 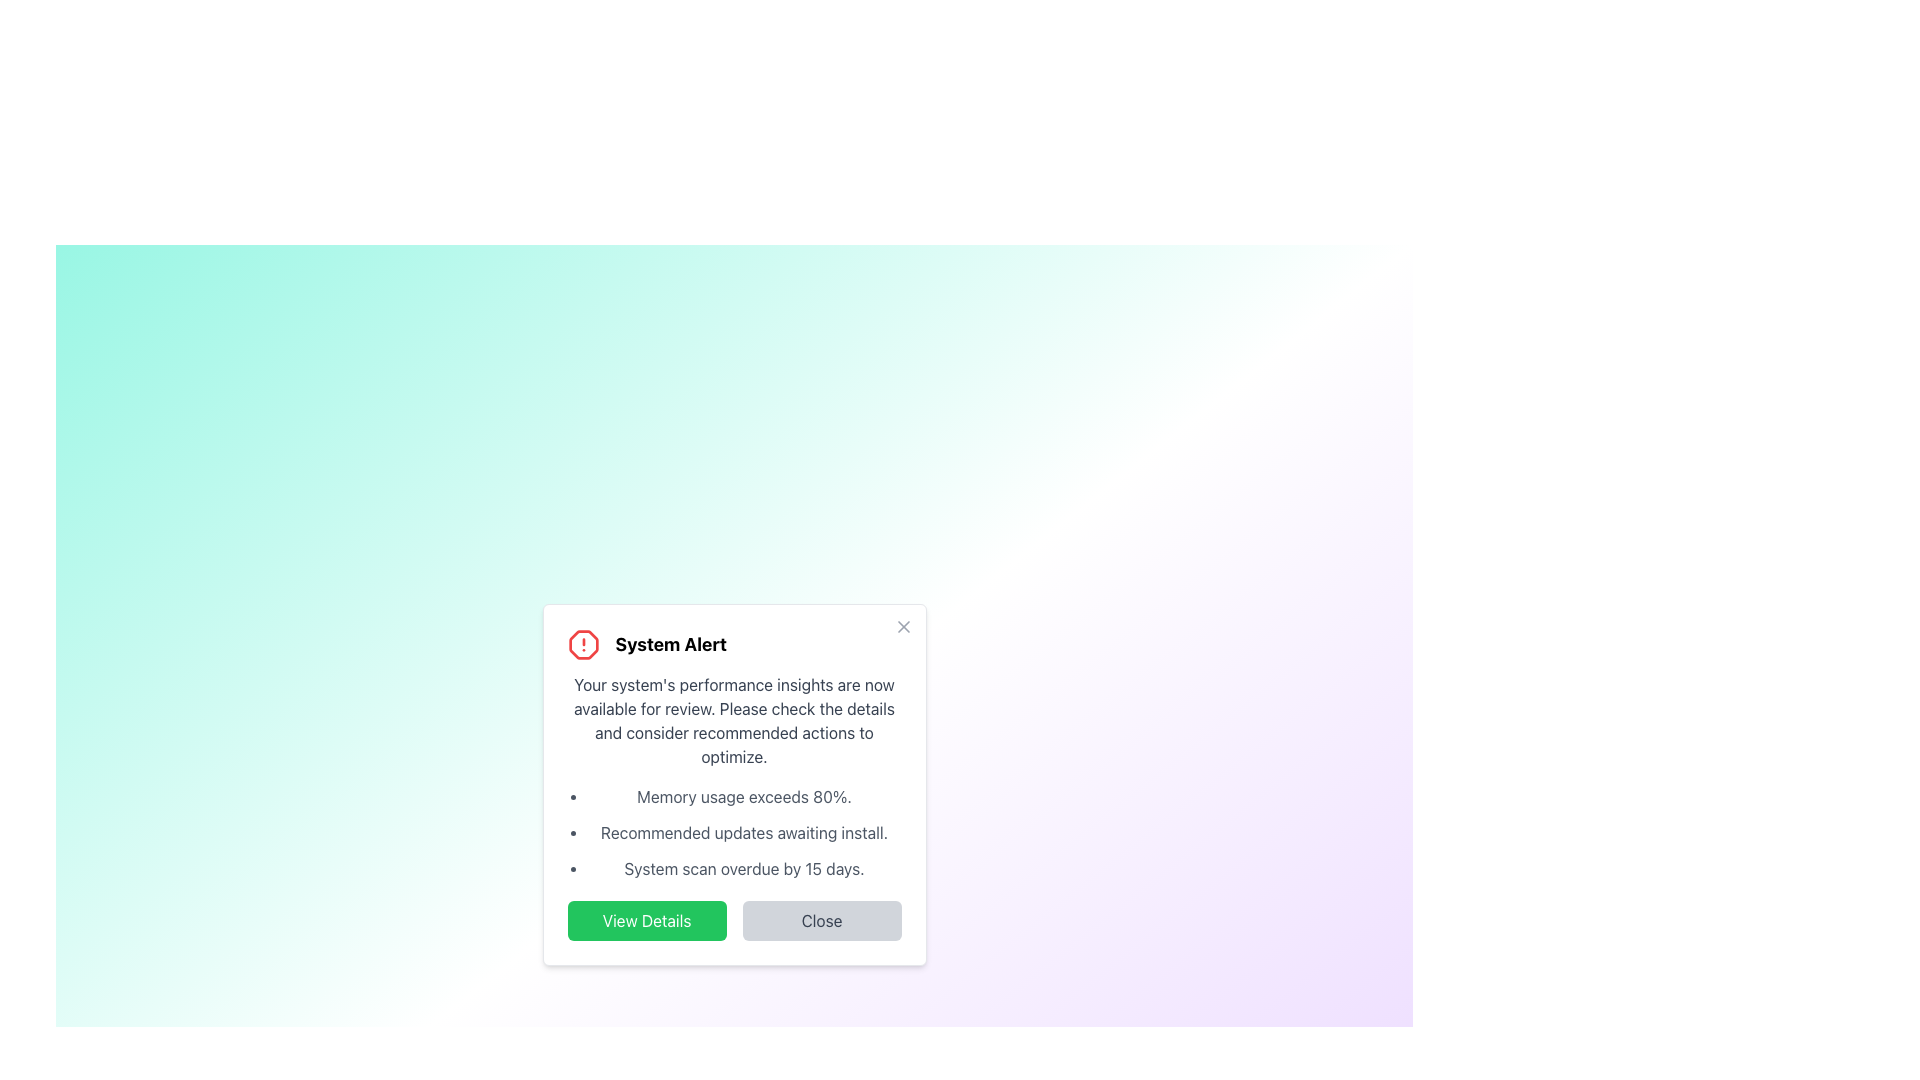 I want to click on notification text label that informs the user about a pending recommendation to install updates, which is the second item in the list of system alerts, so click(x=743, y=833).